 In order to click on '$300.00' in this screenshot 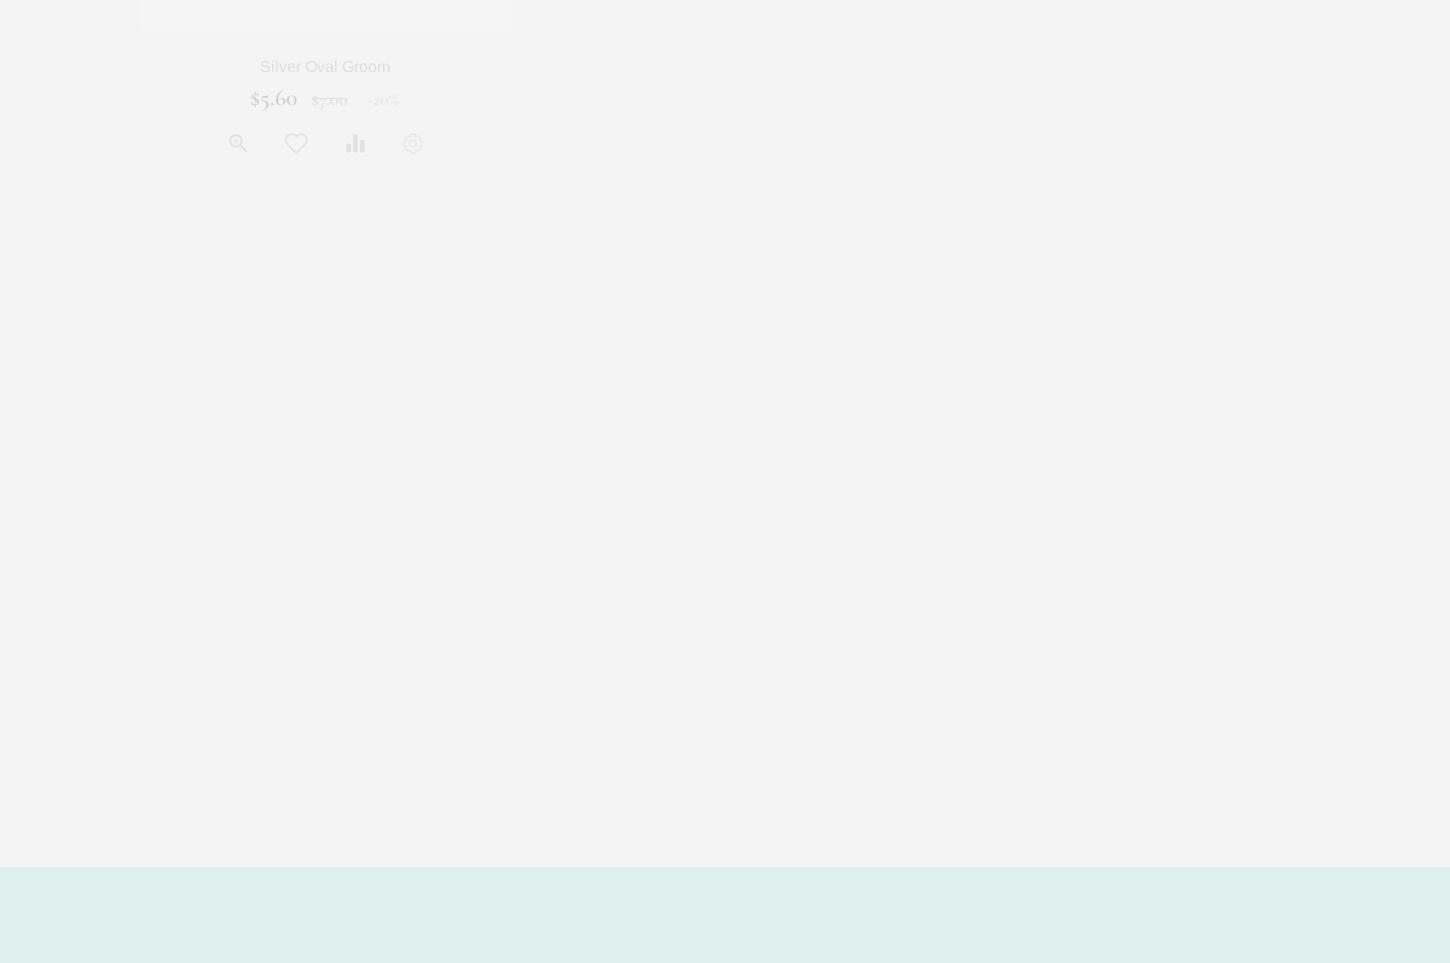, I will do `click(740, 97)`.